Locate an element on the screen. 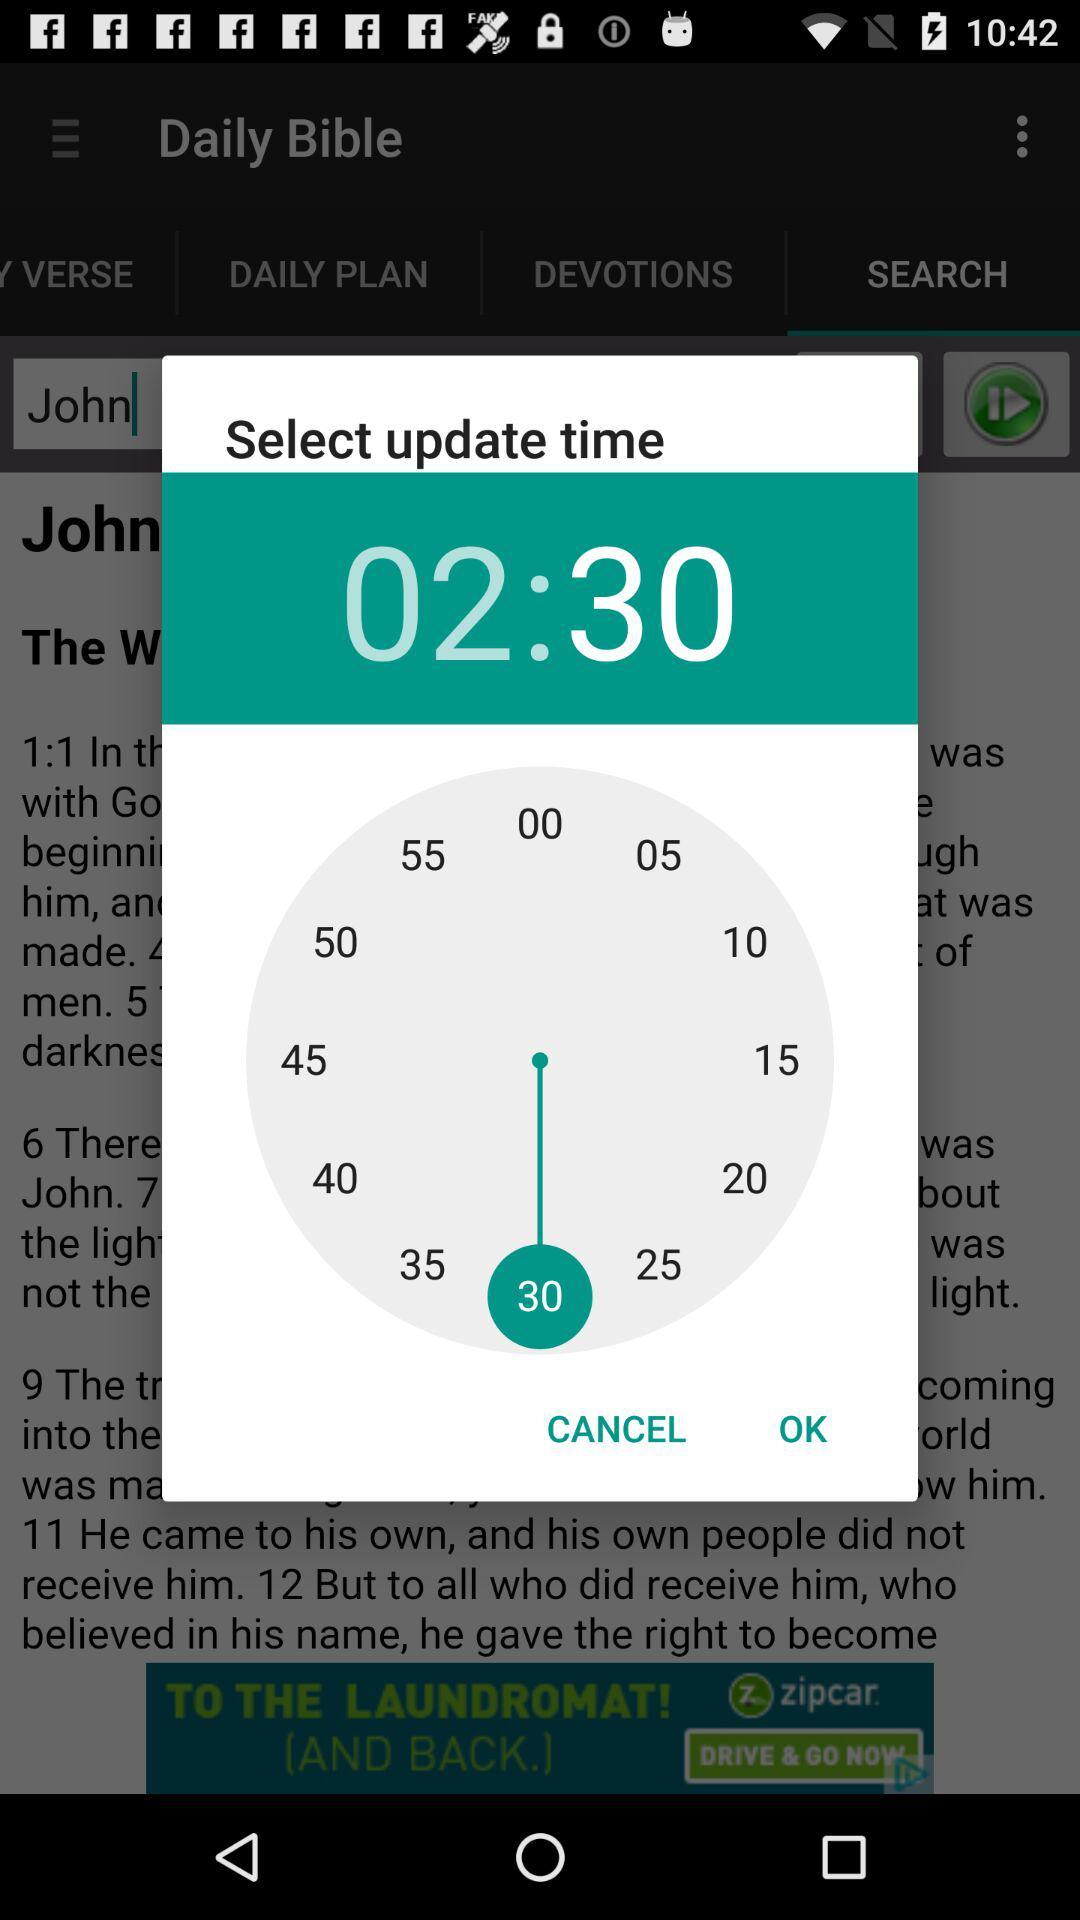 Image resolution: width=1080 pixels, height=1920 pixels. icon to the left of the : is located at coordinates (425, 597).